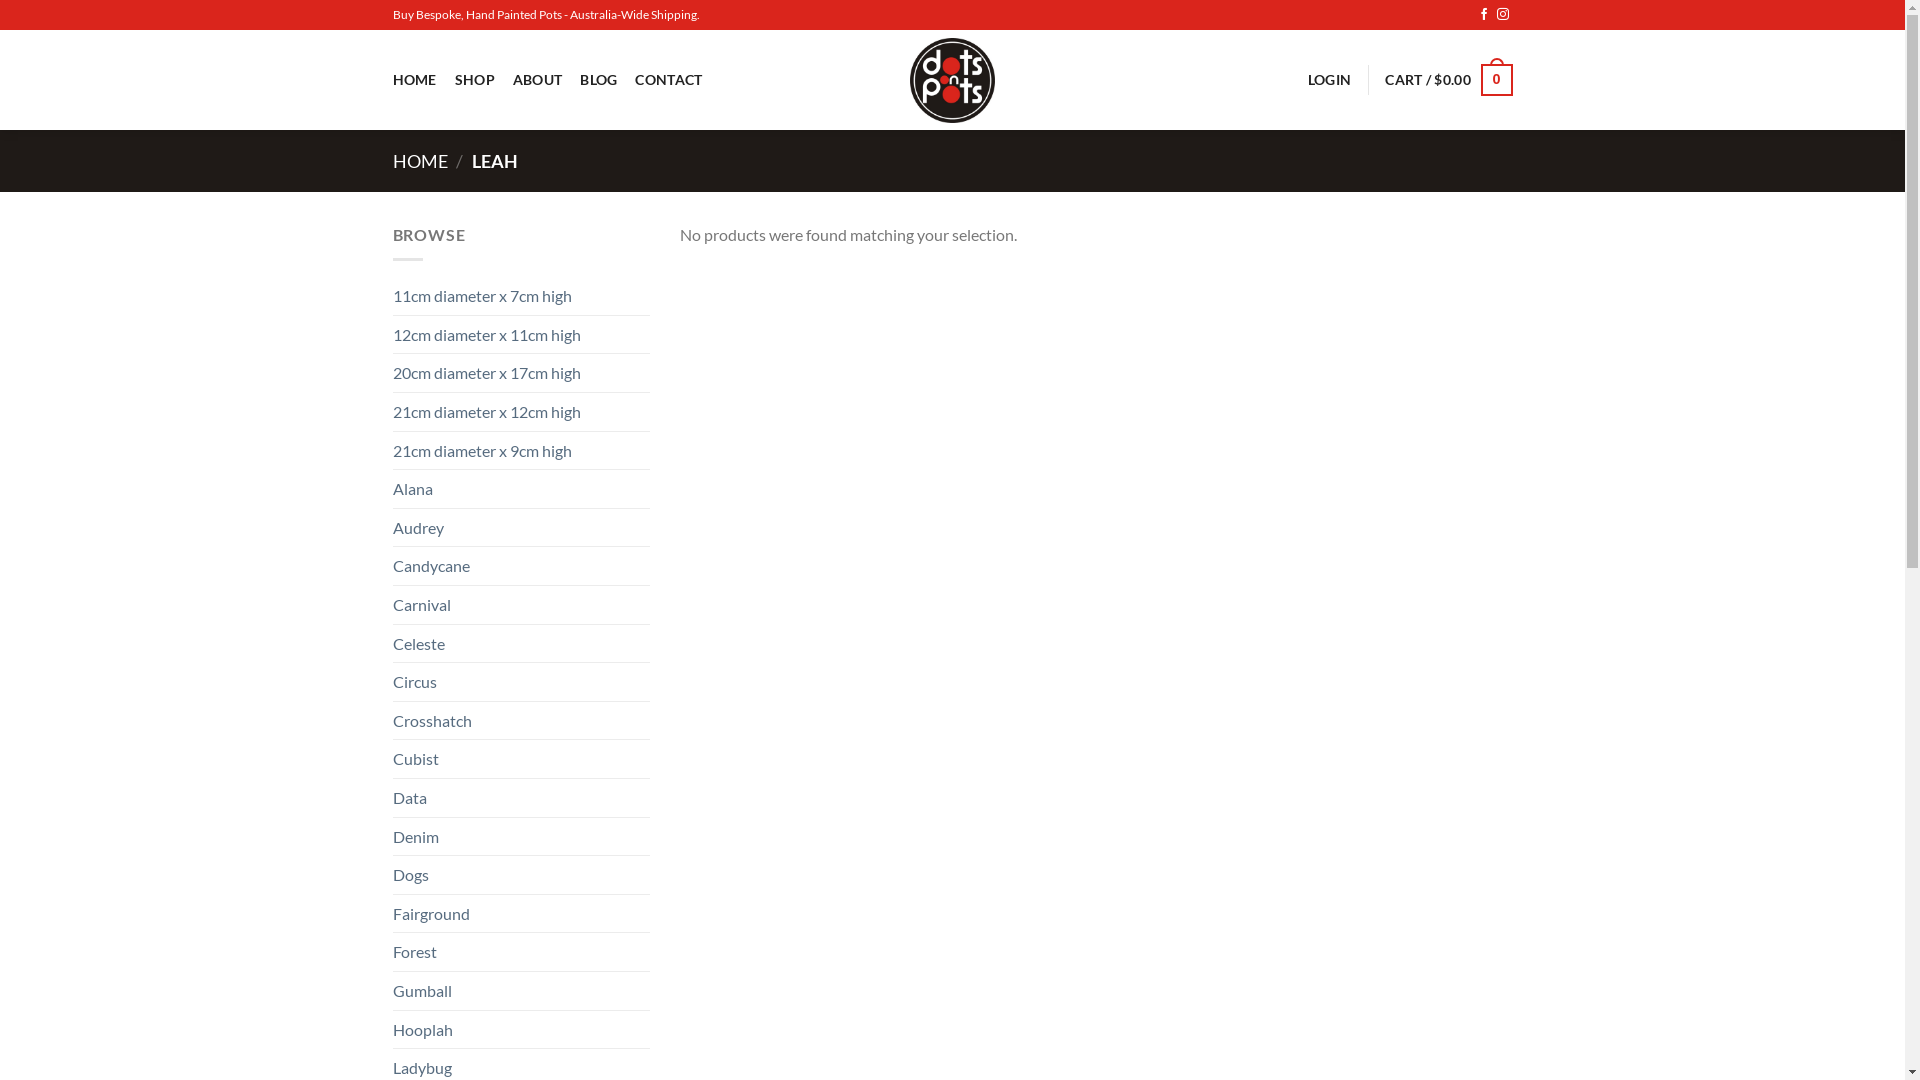 Image resolution: width=1920 pixels, height=1080 pixels. Describe the element at coordinates (1483, 15) in the screenshot. I see `'Follow on Facebook'` at that location.